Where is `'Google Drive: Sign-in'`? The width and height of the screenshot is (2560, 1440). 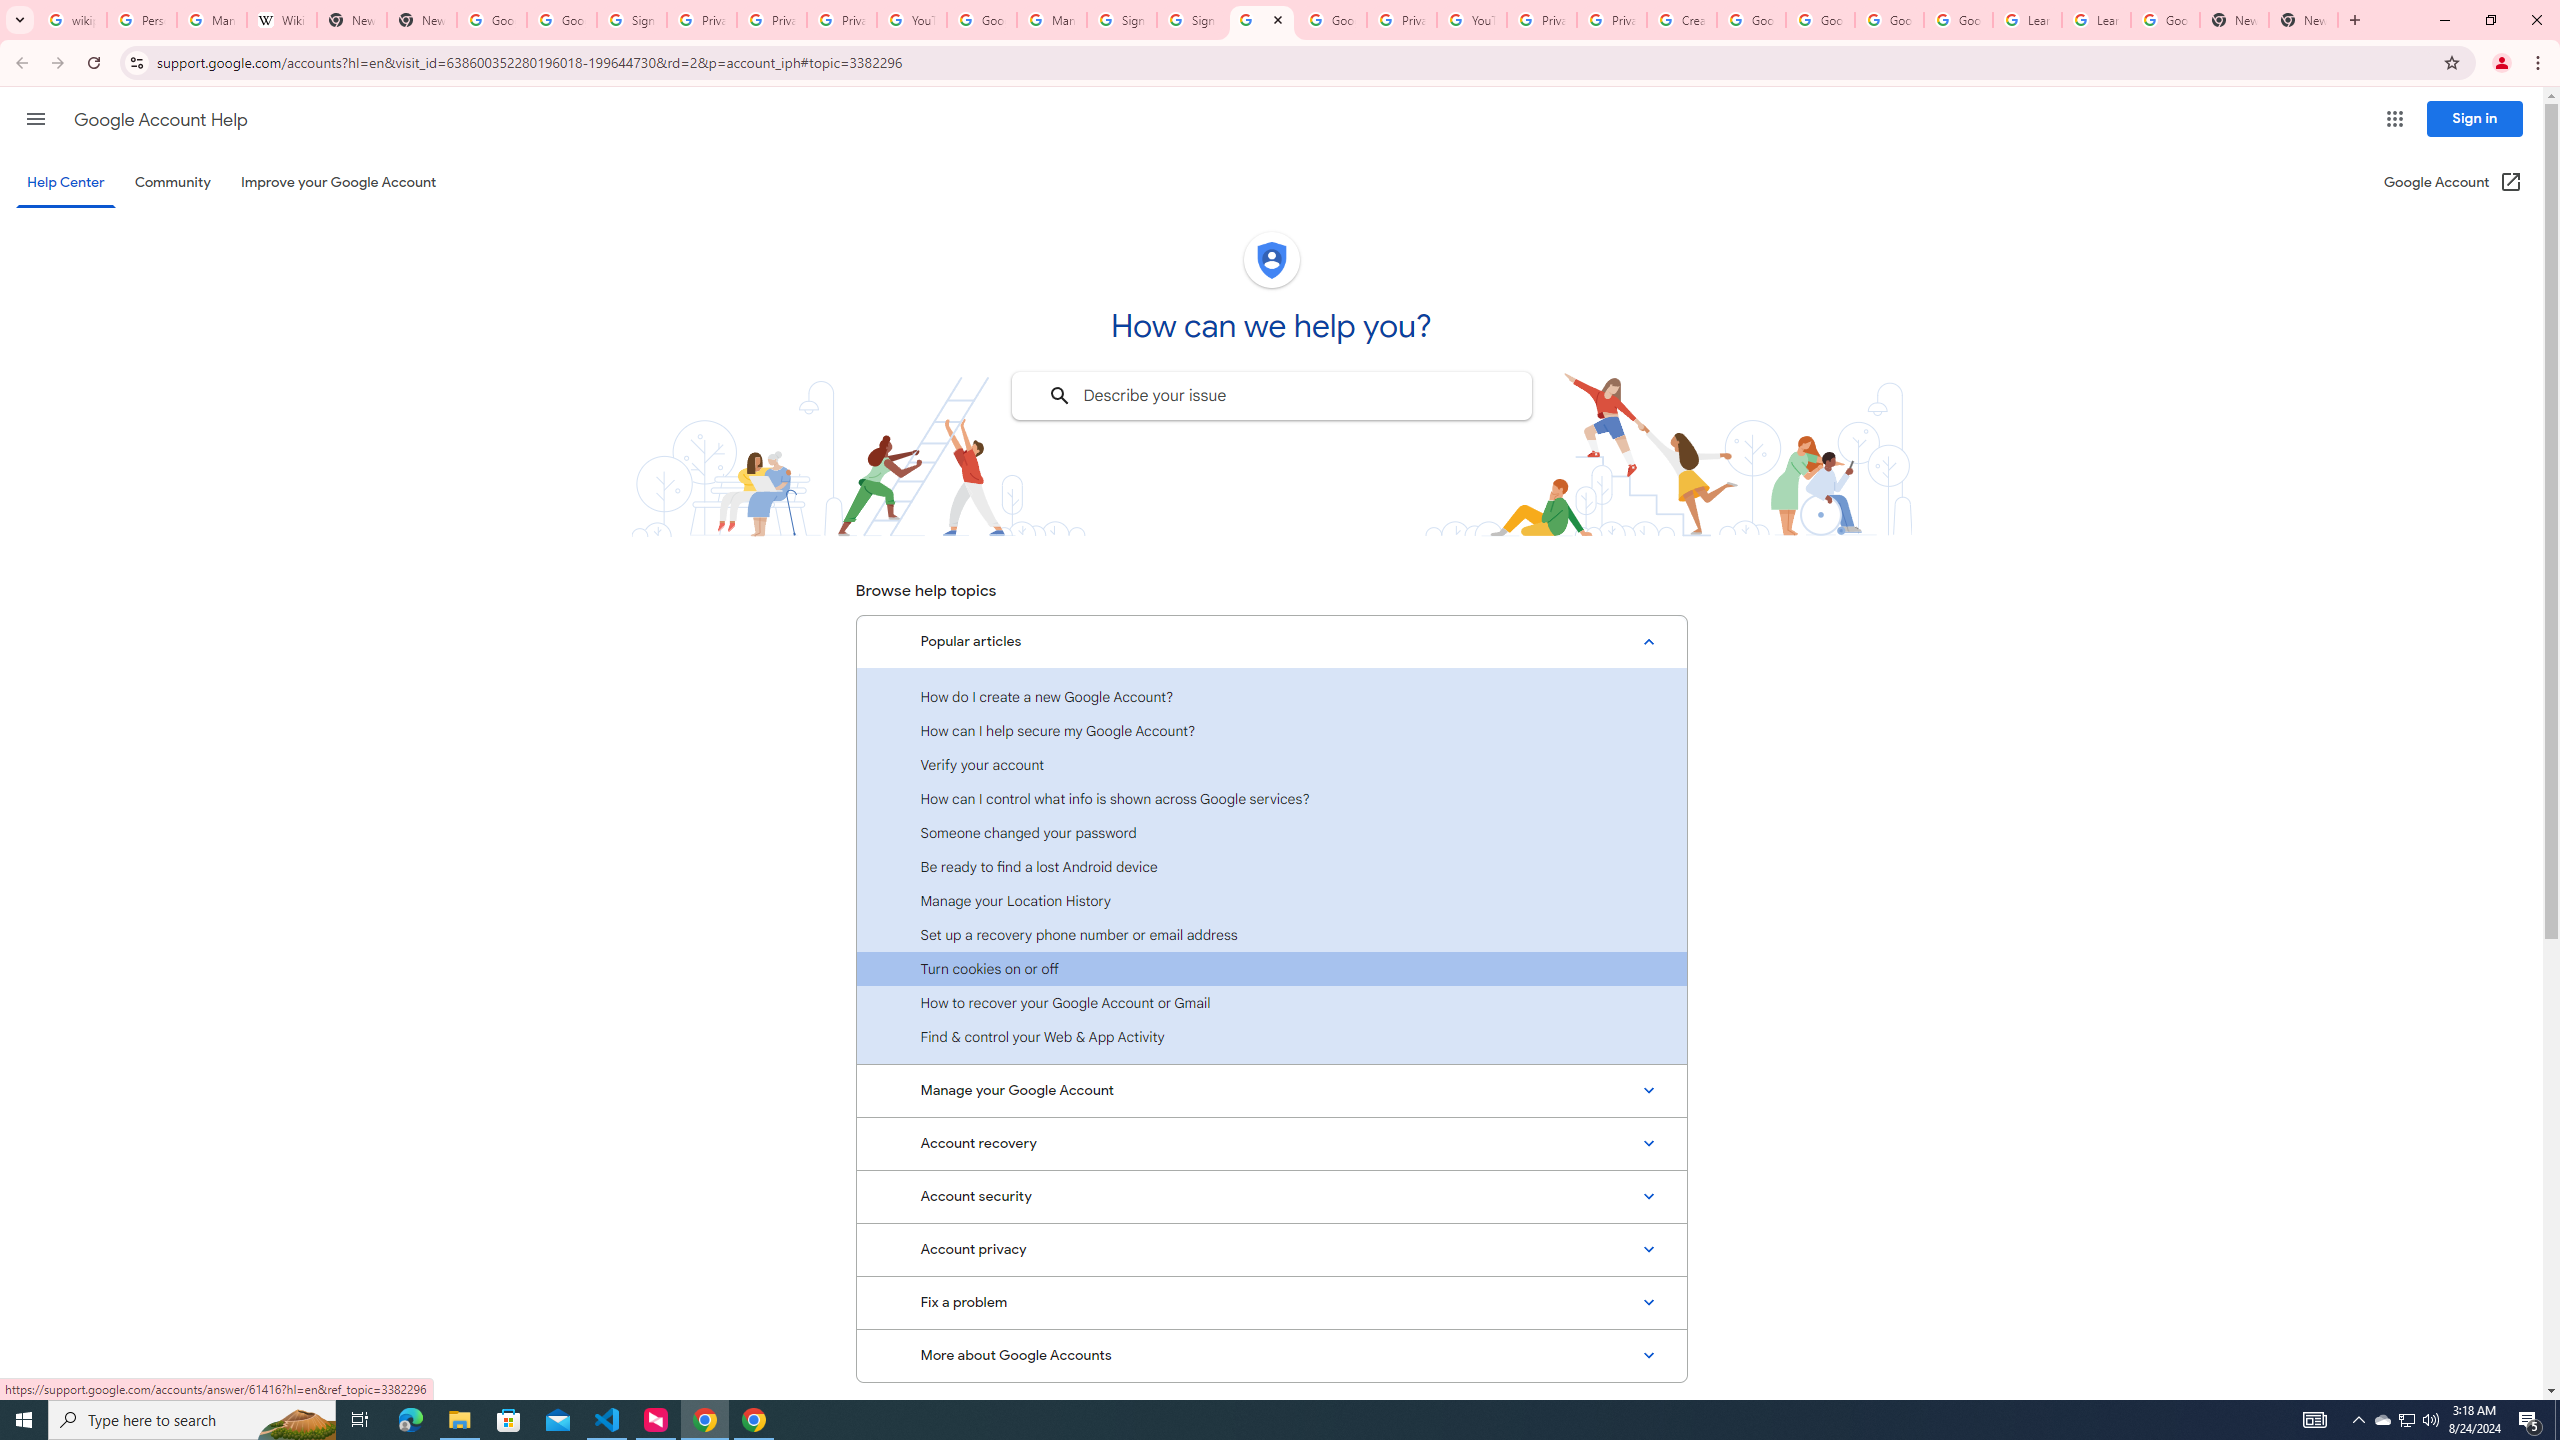 'Google Drive: Sign-in' is located at coordinates (560, 19).